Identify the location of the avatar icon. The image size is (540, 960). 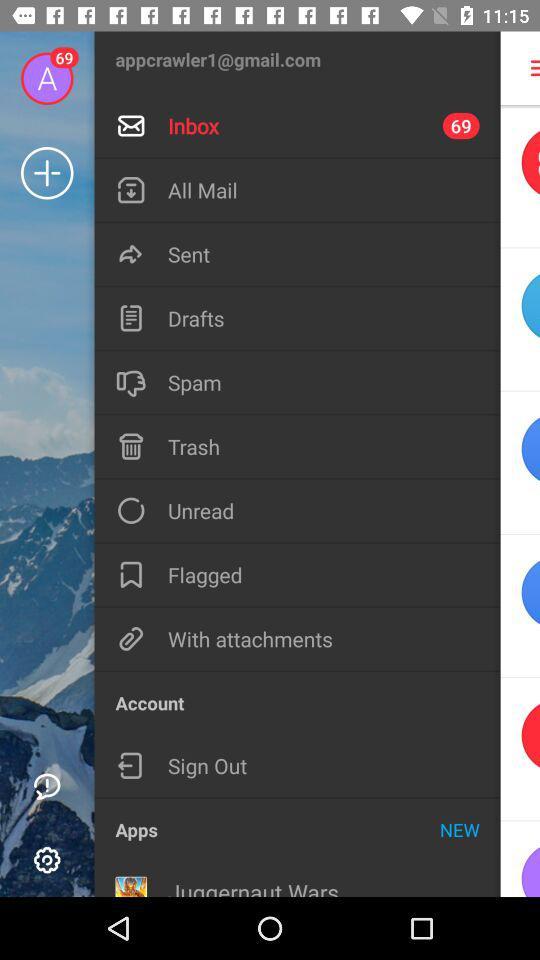
(520, 858).